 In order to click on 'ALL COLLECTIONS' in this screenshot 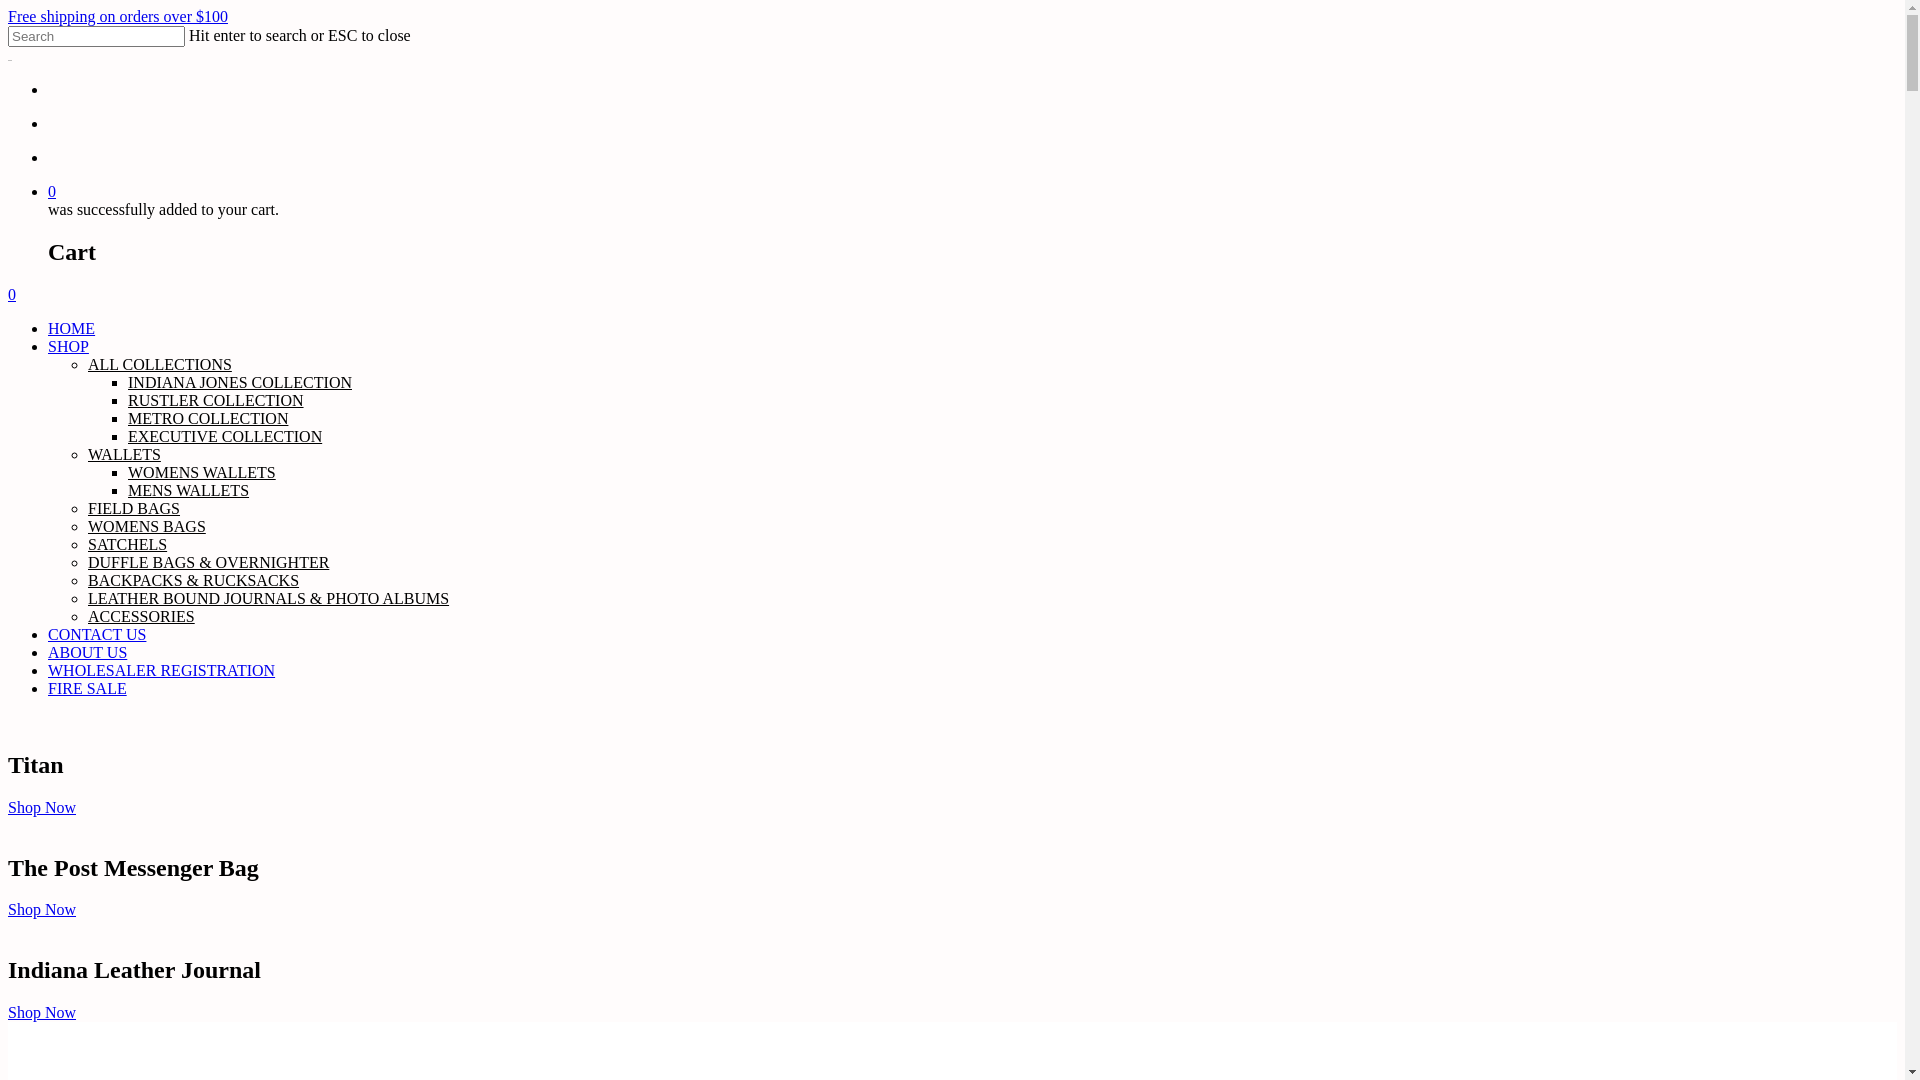, I will do `click(158, 364)`.